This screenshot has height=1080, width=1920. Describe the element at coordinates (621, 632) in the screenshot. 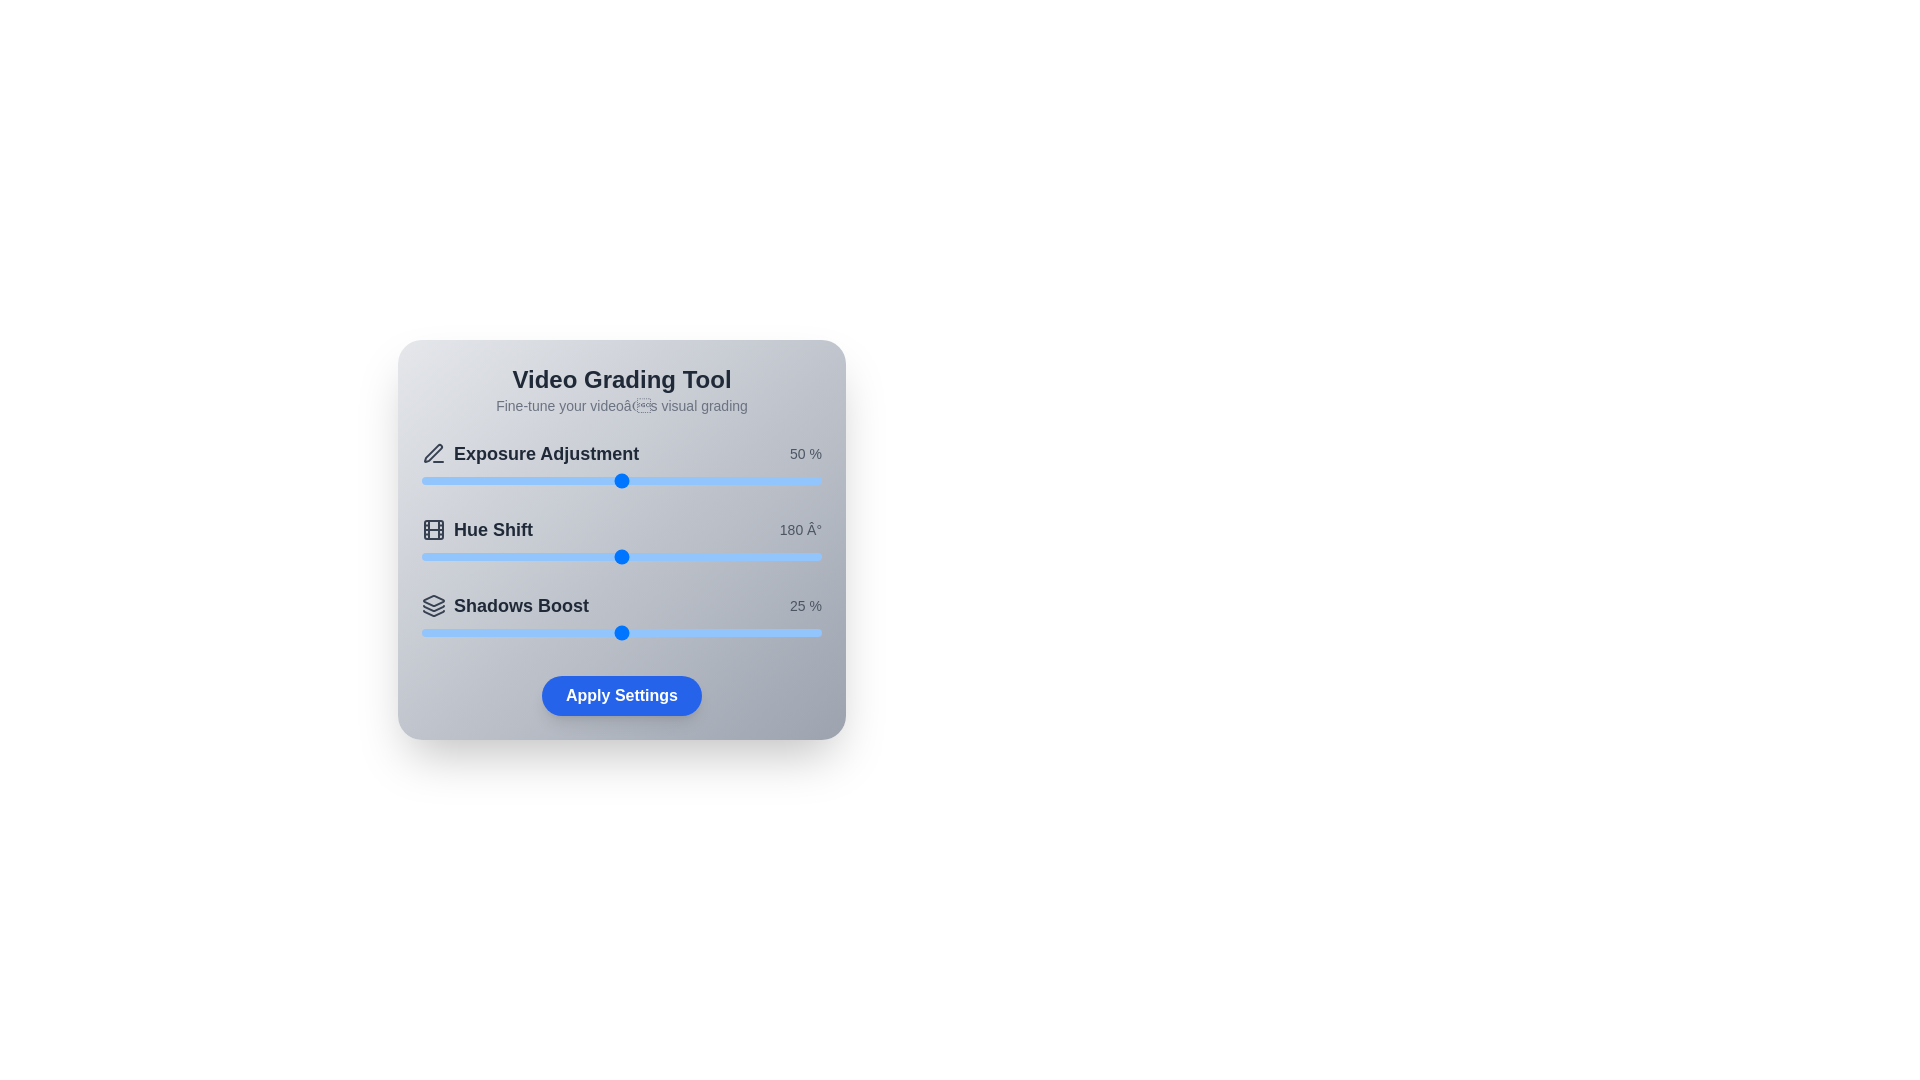

I see `the knob of the Shadows Boost range slider control` at that location.